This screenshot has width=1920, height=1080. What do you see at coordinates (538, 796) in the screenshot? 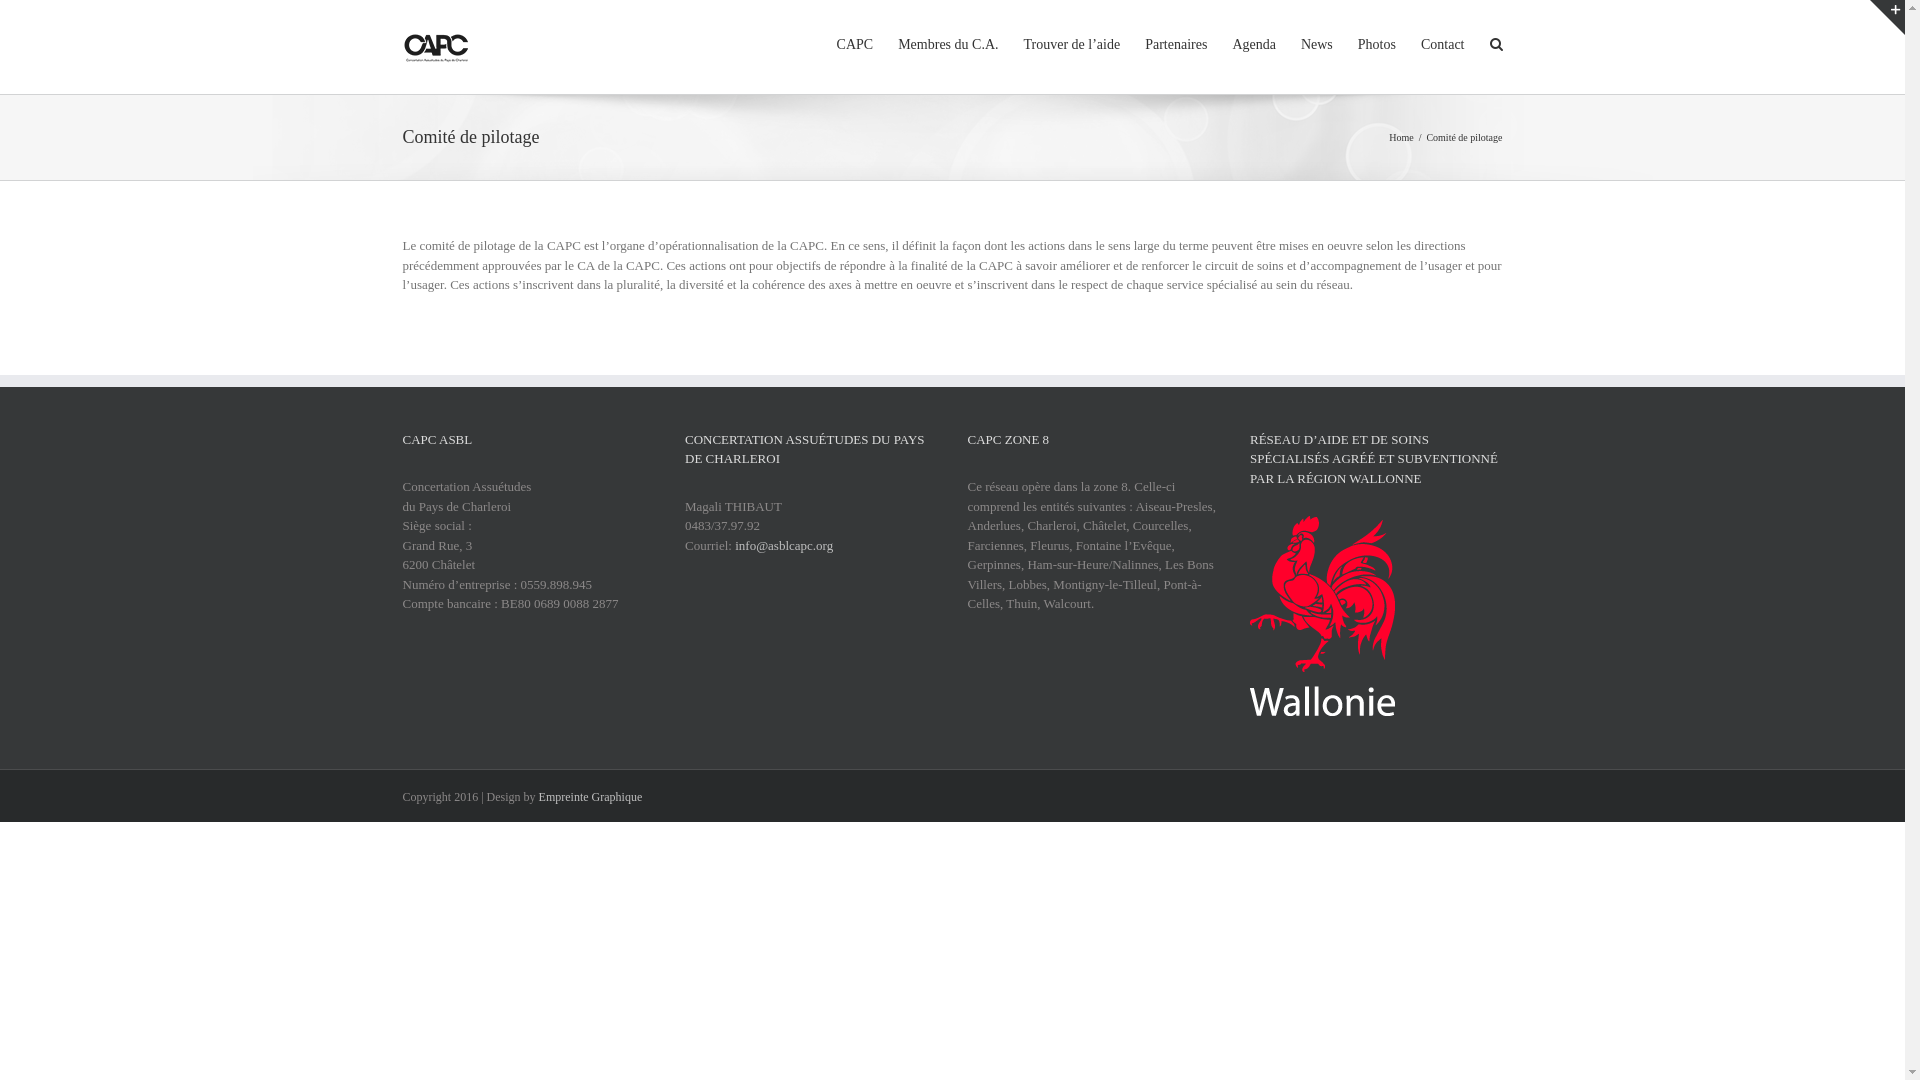
I see `'Empreinte Graphique'` at bounding box center [538, 796].